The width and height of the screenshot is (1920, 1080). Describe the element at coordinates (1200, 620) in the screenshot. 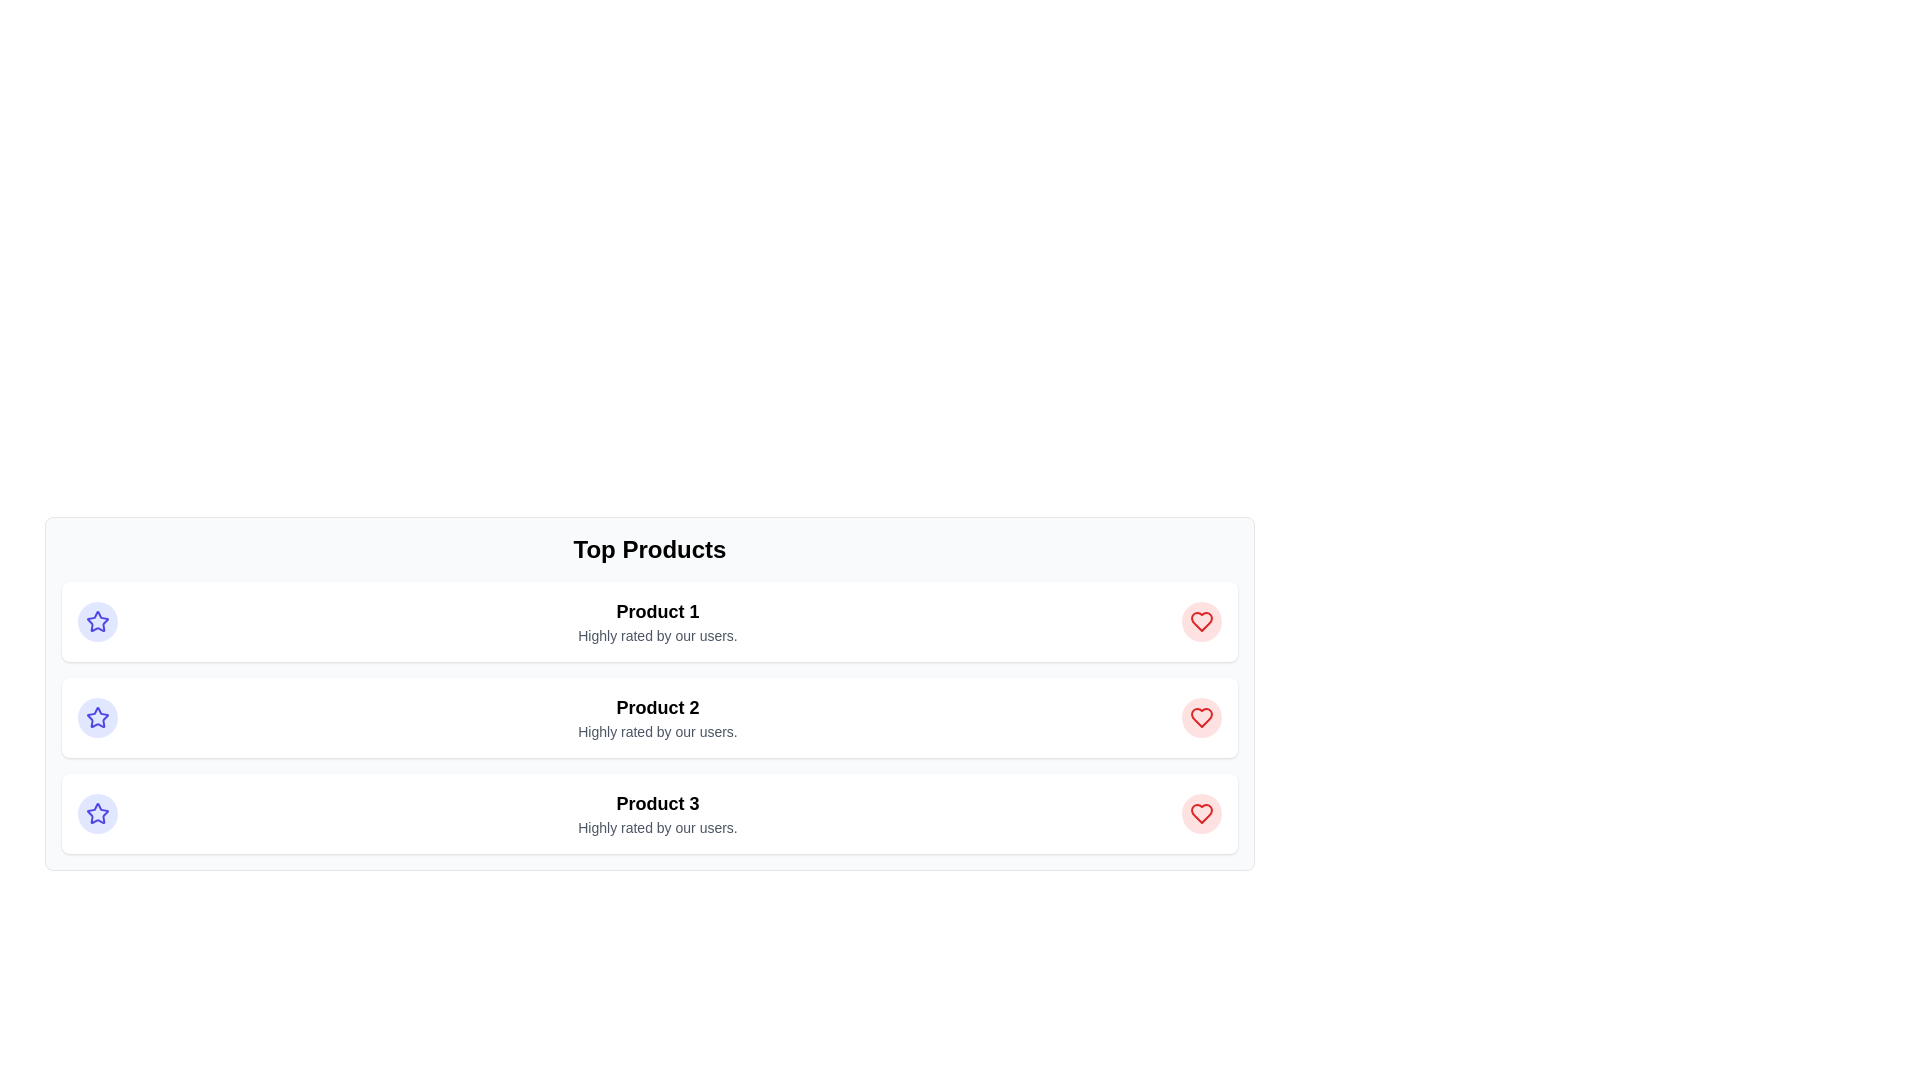

I see `the heart icon button located on the right side of the interface to like the associated product` at that location.